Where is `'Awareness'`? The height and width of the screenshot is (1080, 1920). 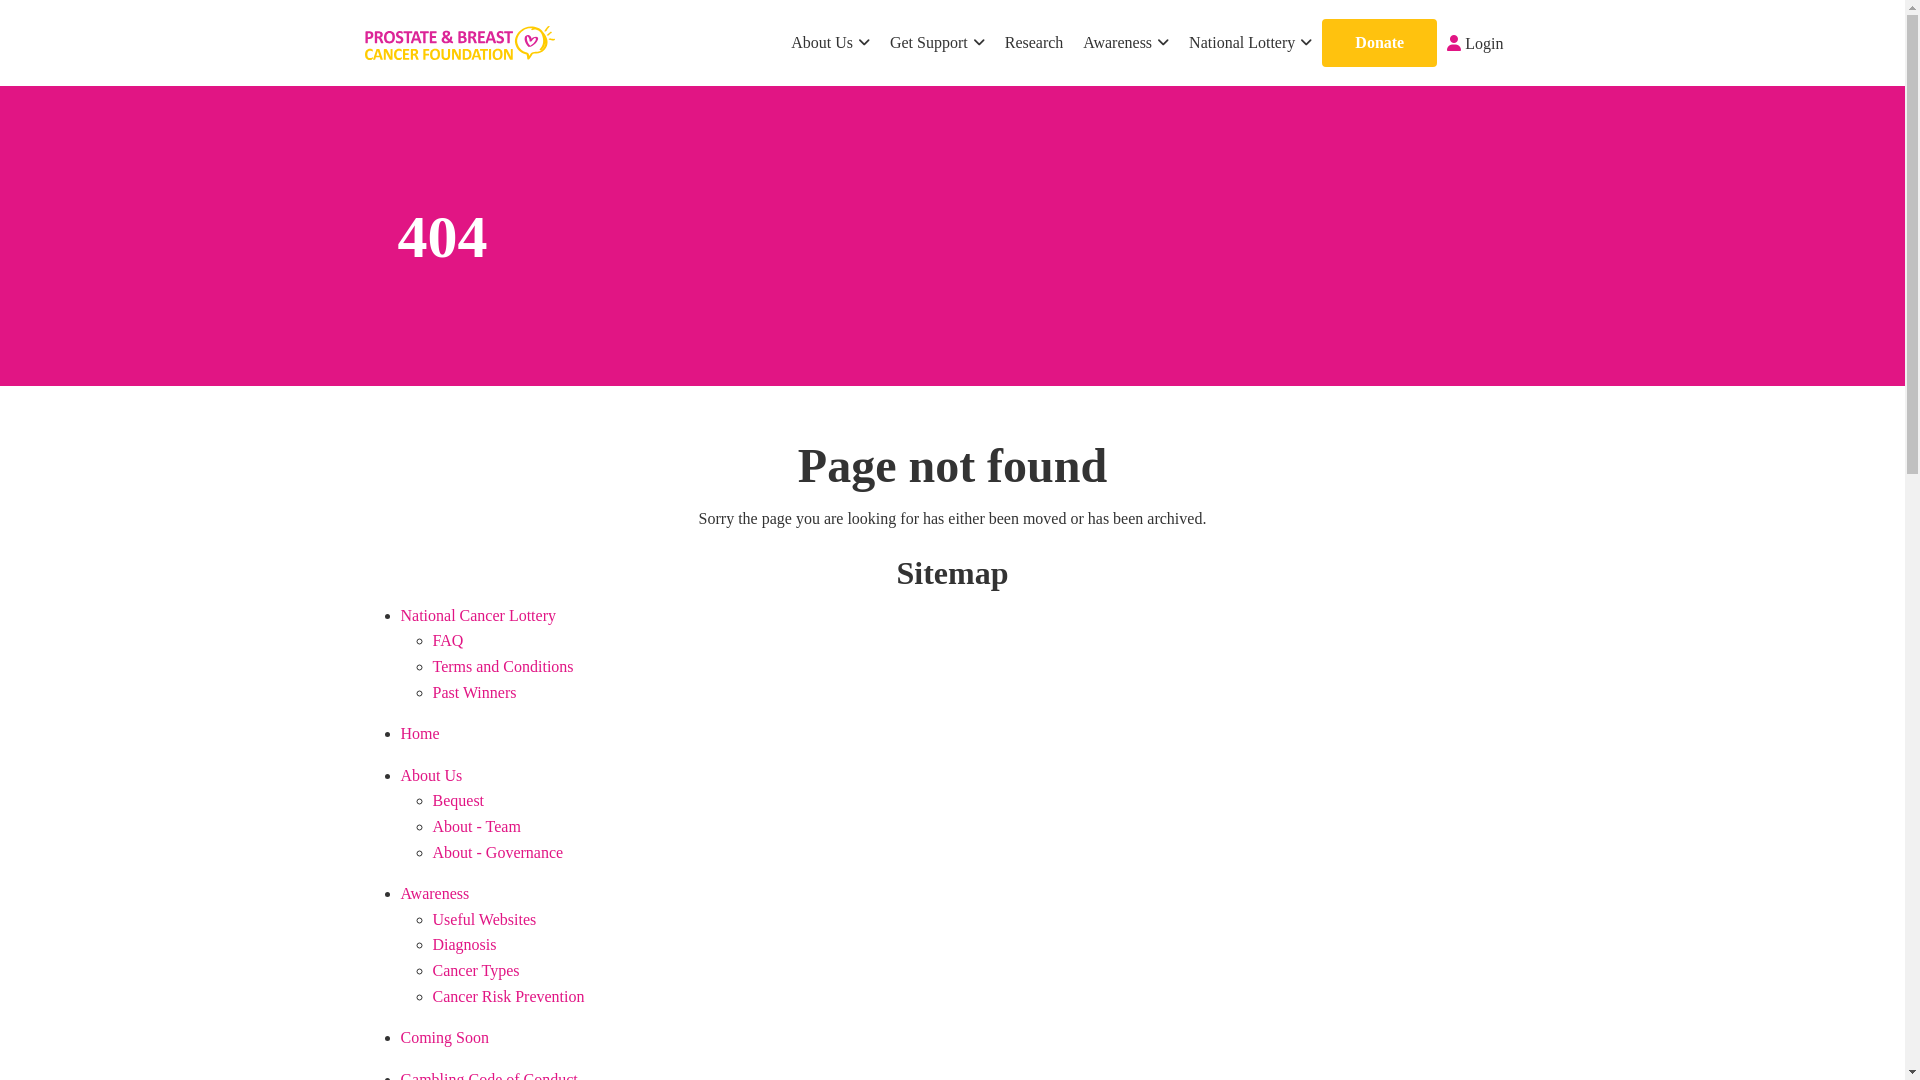
'Awareness' is located at coordinates (1072, 42).